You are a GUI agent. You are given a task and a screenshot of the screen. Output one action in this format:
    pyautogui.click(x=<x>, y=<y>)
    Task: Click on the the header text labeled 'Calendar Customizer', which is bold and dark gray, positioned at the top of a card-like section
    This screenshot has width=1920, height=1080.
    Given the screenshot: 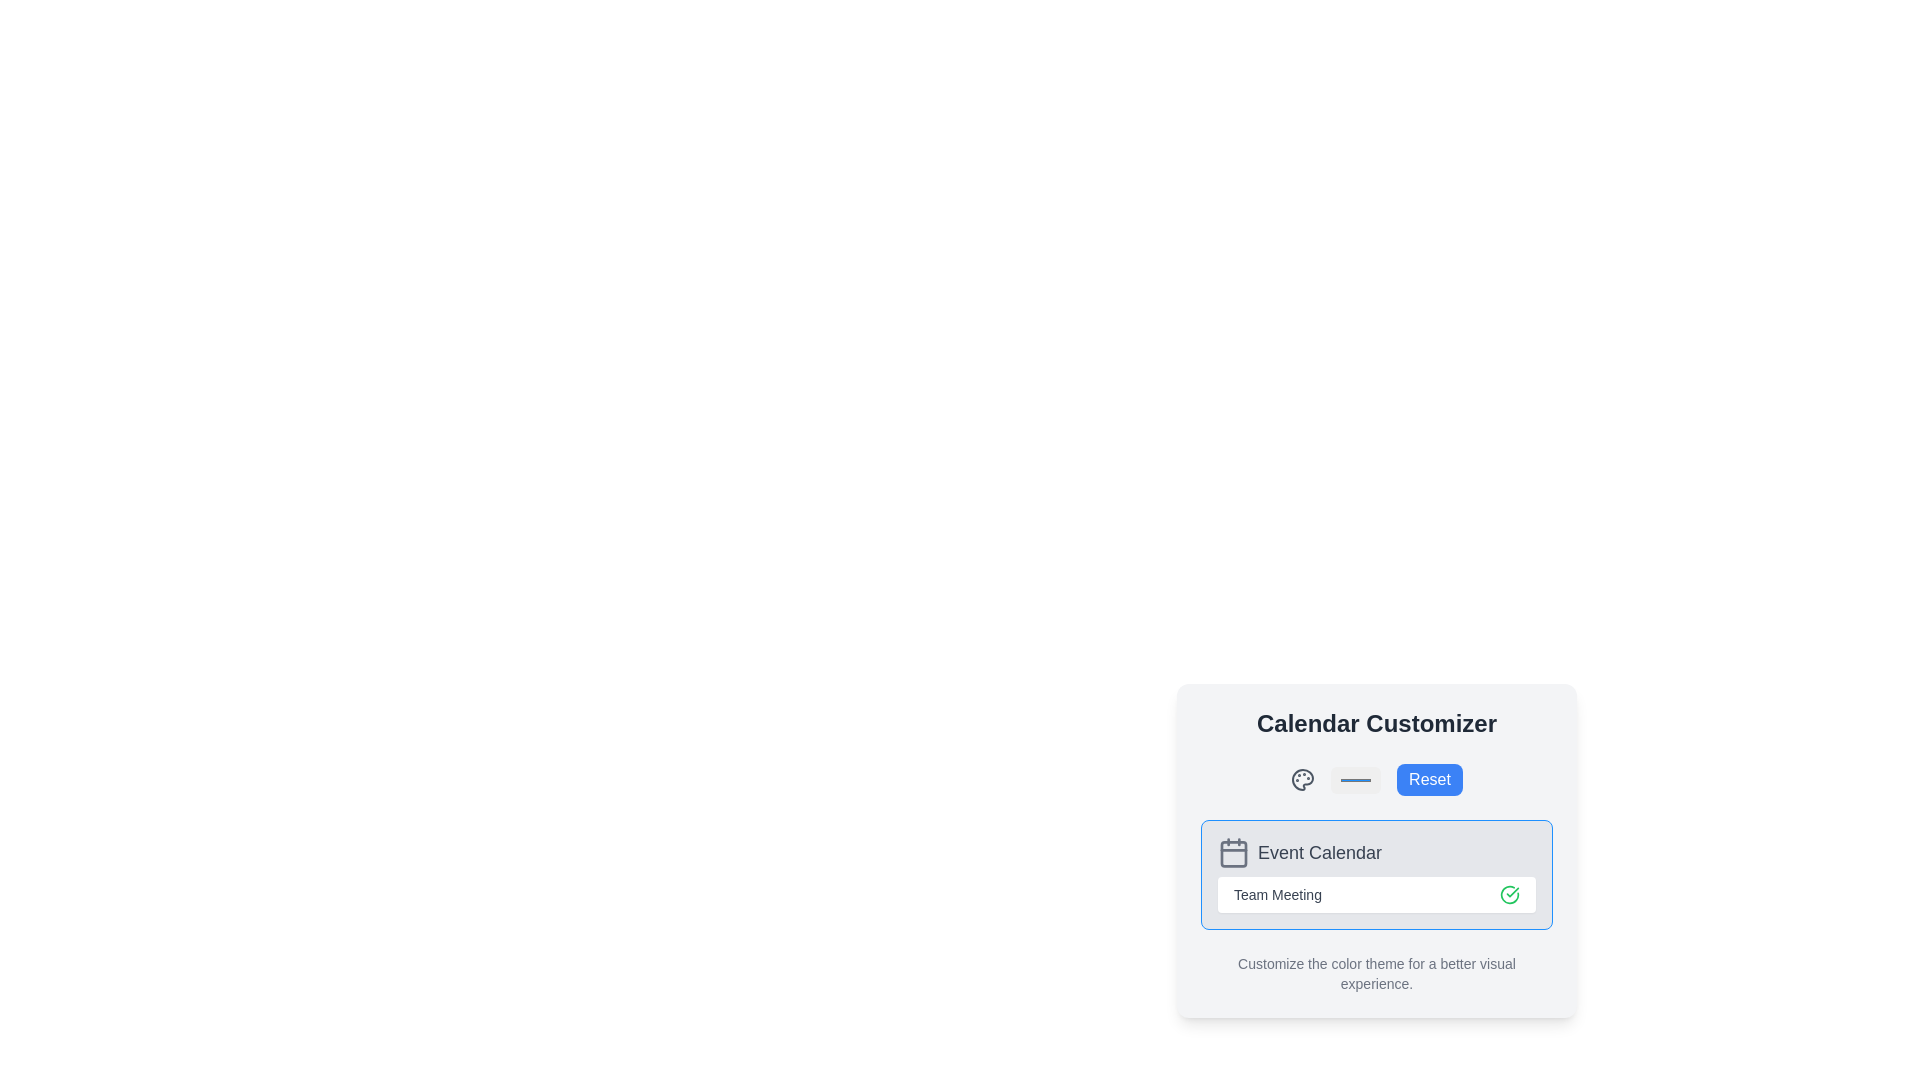 What is the action you would take?
    pyautogui.click(x=1376, y=724)
    